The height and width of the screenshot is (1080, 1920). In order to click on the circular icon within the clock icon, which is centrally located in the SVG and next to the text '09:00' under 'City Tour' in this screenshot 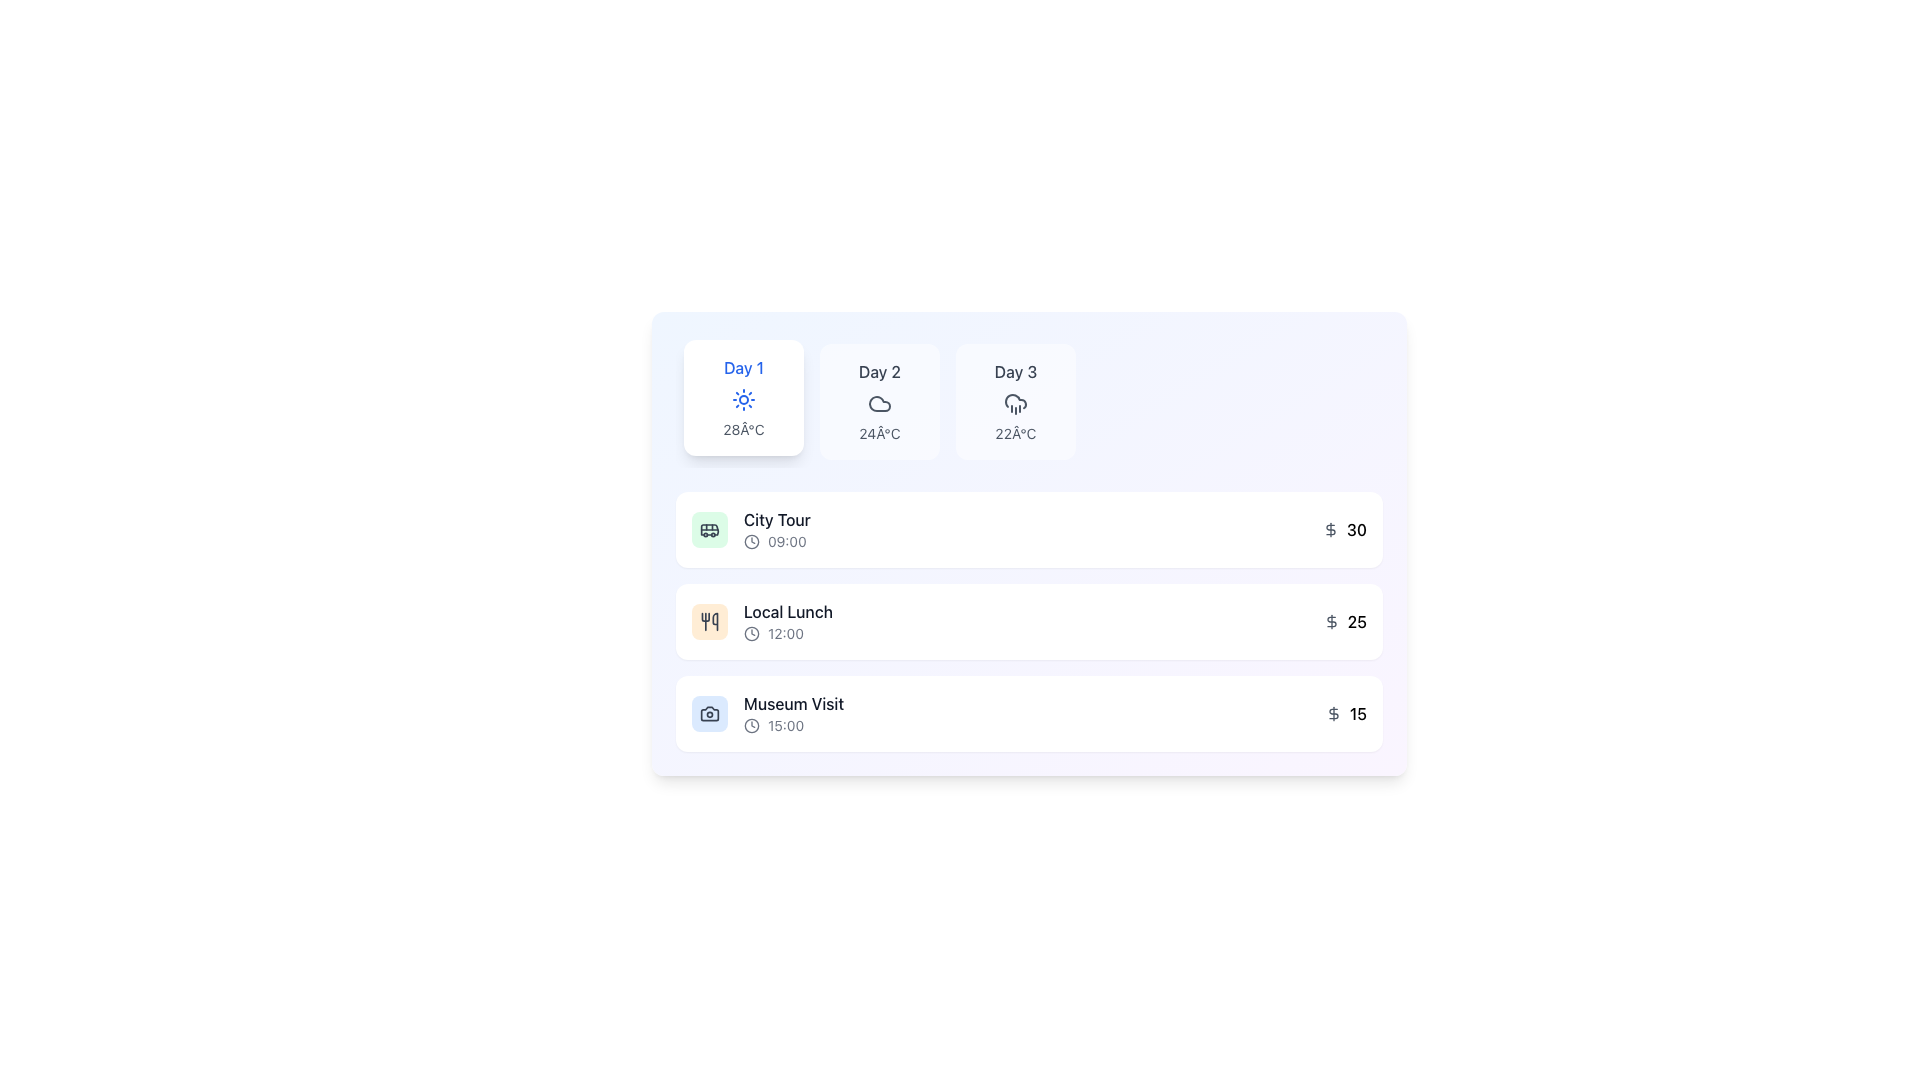, I will do `click(751, 633)`.